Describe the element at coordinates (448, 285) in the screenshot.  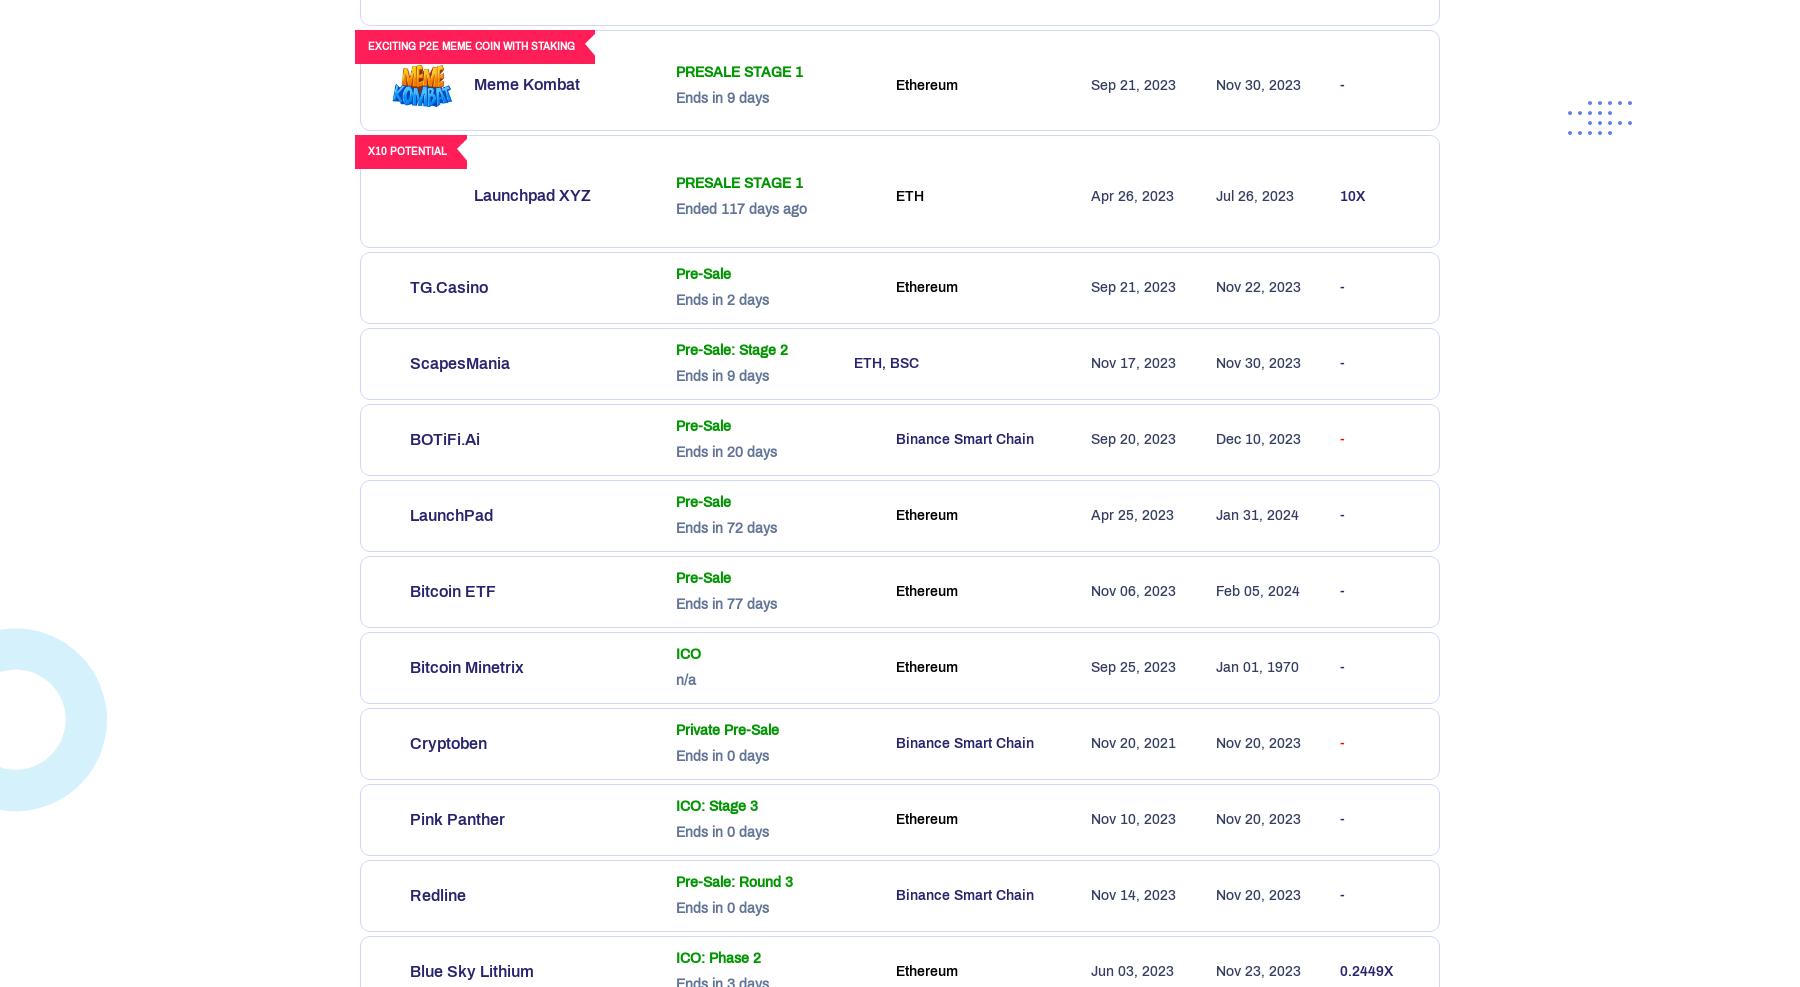
I see `'TG.Casino'` at that location.